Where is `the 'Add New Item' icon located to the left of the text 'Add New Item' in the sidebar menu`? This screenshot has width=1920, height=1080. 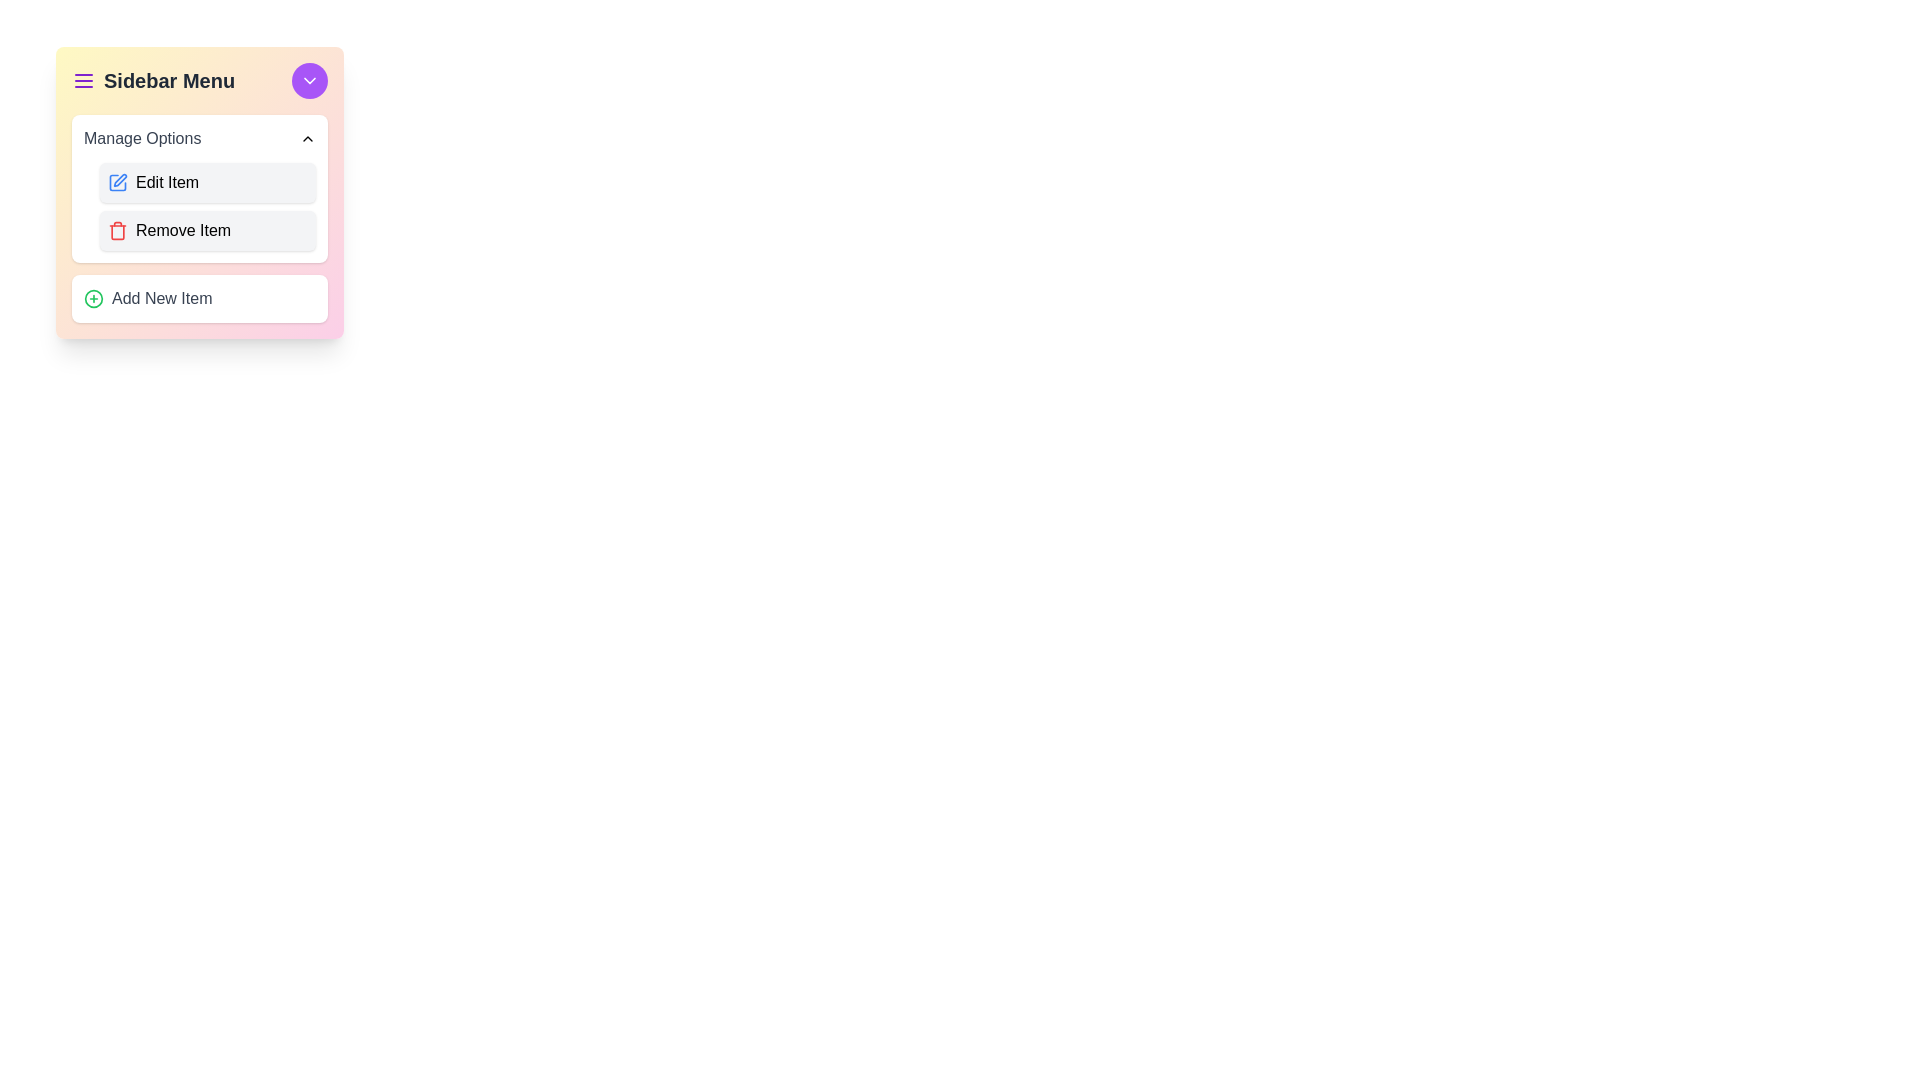 the 'Add New Item' icon located to the left of the text 'Add New Item' in the sidebar menu is located at coordinates (93, 299).